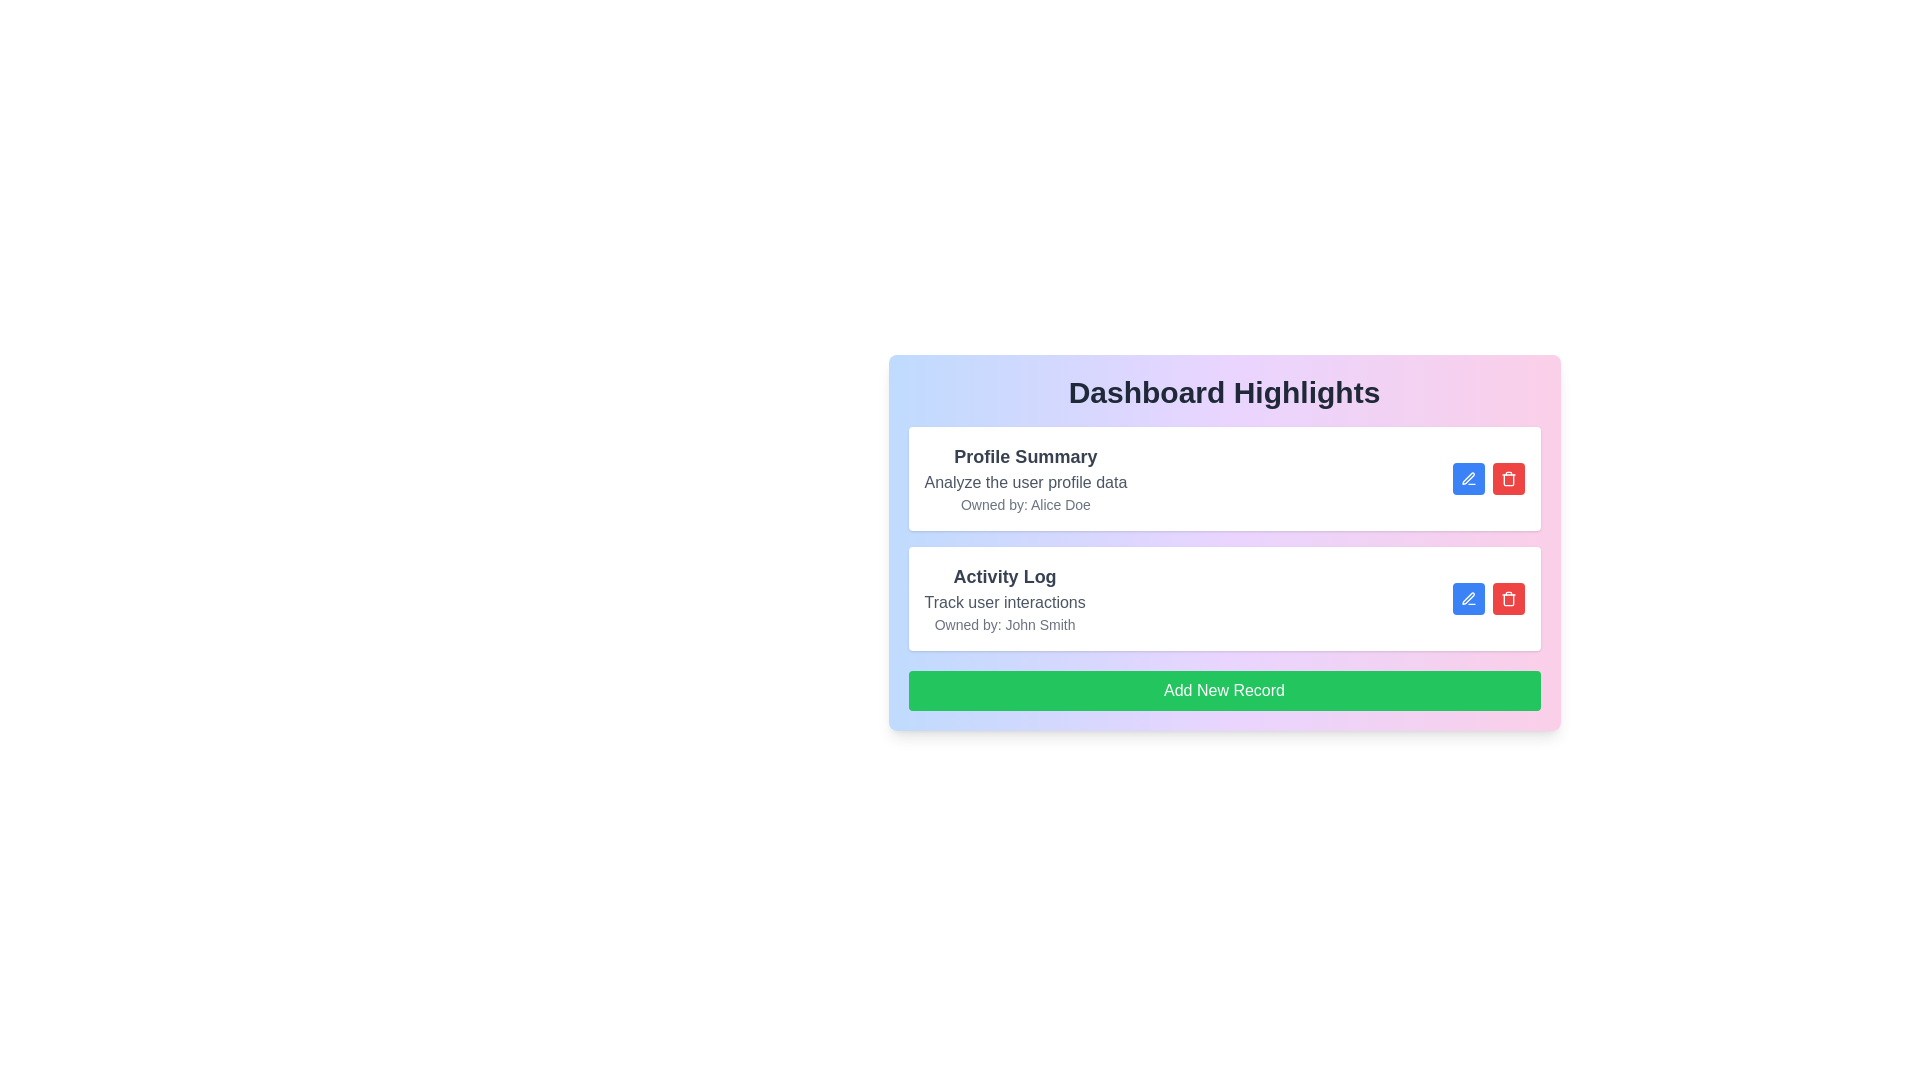 The width and height of the screenshot is (1920, 1080). Describe the element at coordinates (1005, 623) in the screenshot. I see `the text label that says 'Owned by: John Smith', which is located at the bottom of the 'Activity Log' card under 'Track user interactions'` at that location.